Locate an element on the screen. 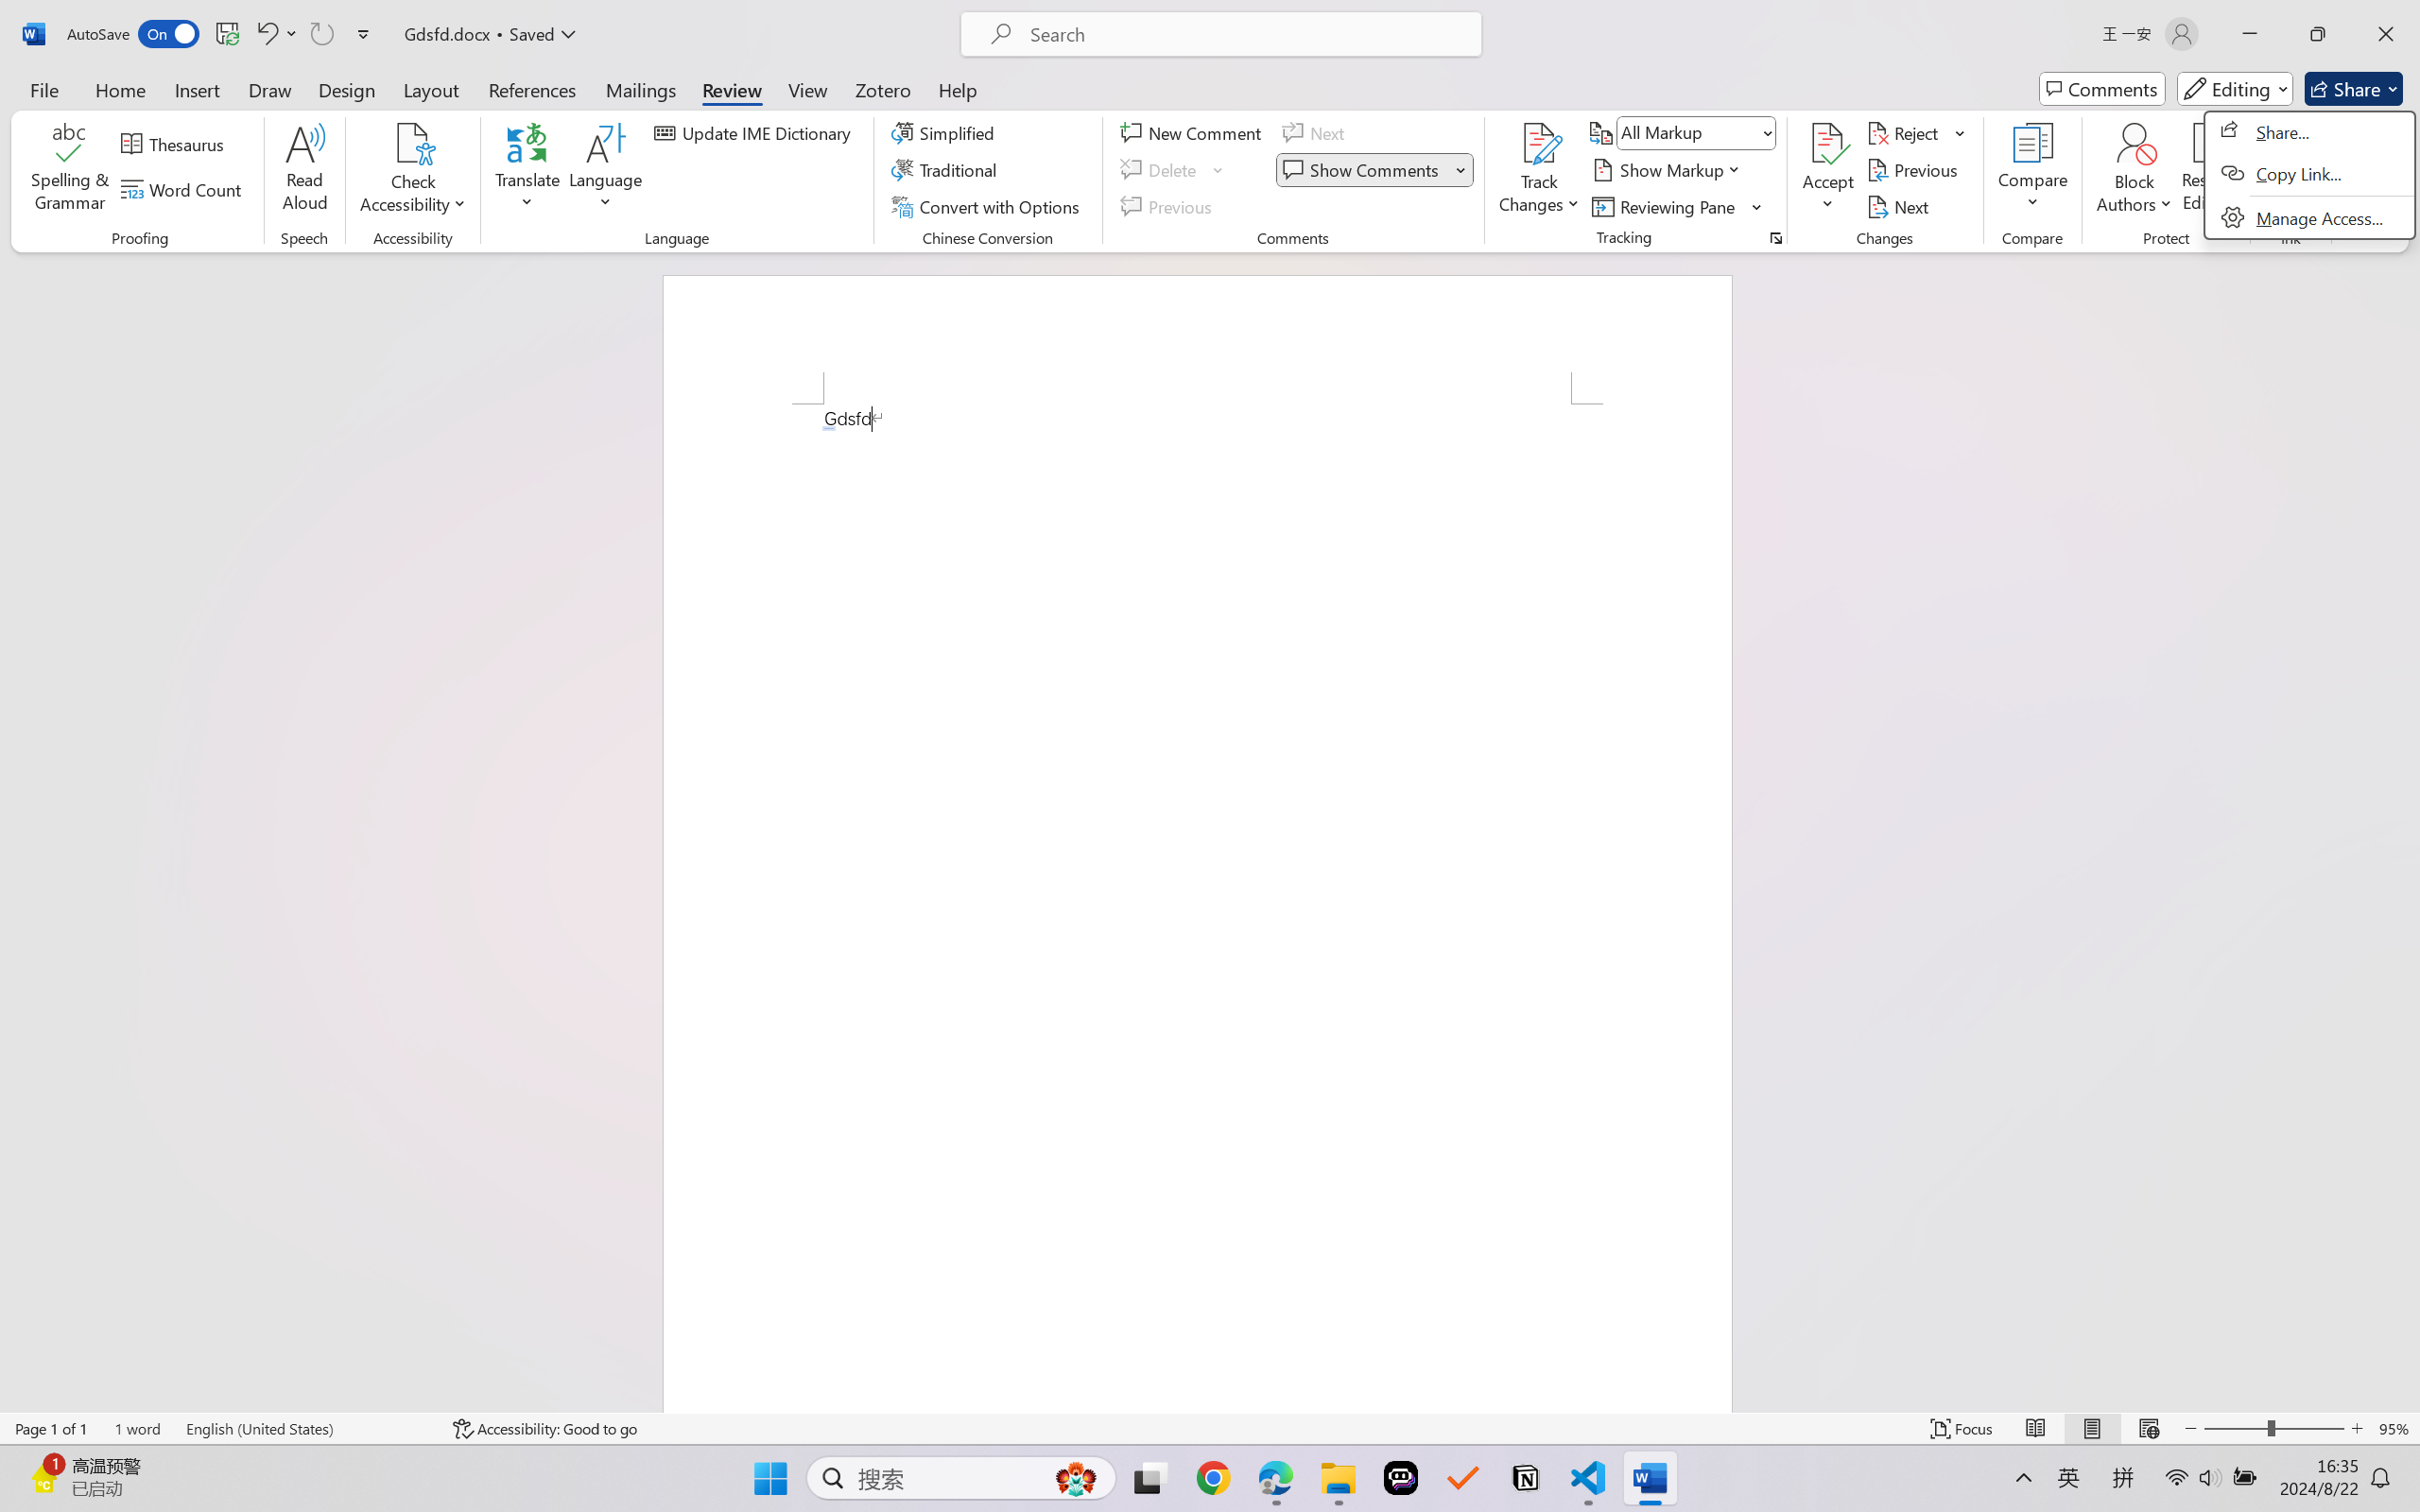 This screenshot has width=2420, height=1512. 'New Comment' is located at coordinates (1193, 131).